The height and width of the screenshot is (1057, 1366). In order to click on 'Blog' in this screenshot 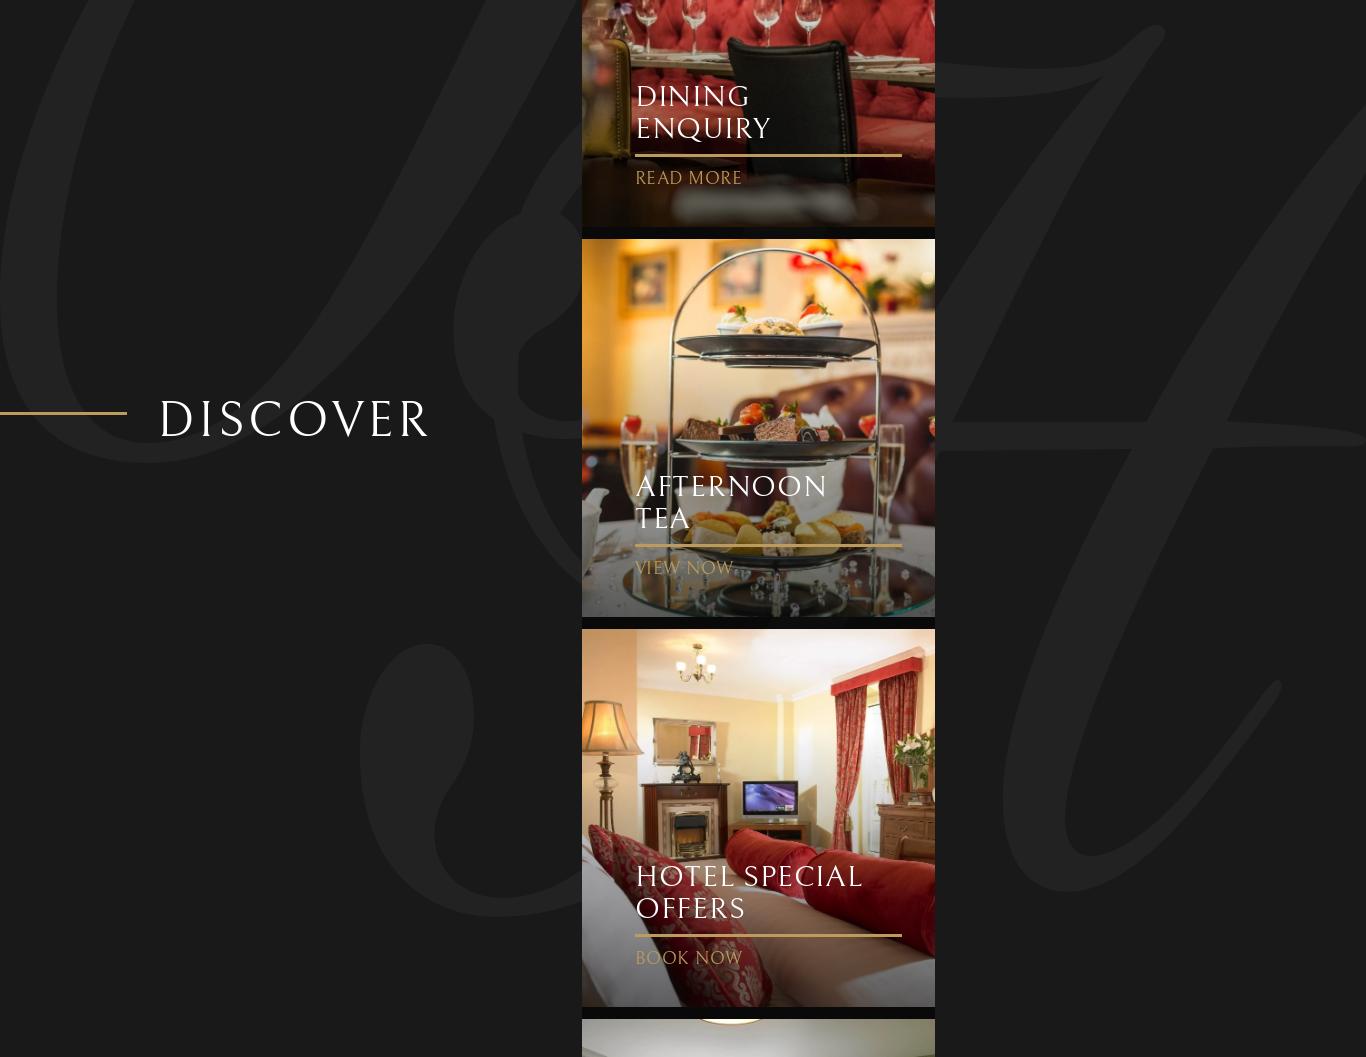, I will do `click(286, 294)`.